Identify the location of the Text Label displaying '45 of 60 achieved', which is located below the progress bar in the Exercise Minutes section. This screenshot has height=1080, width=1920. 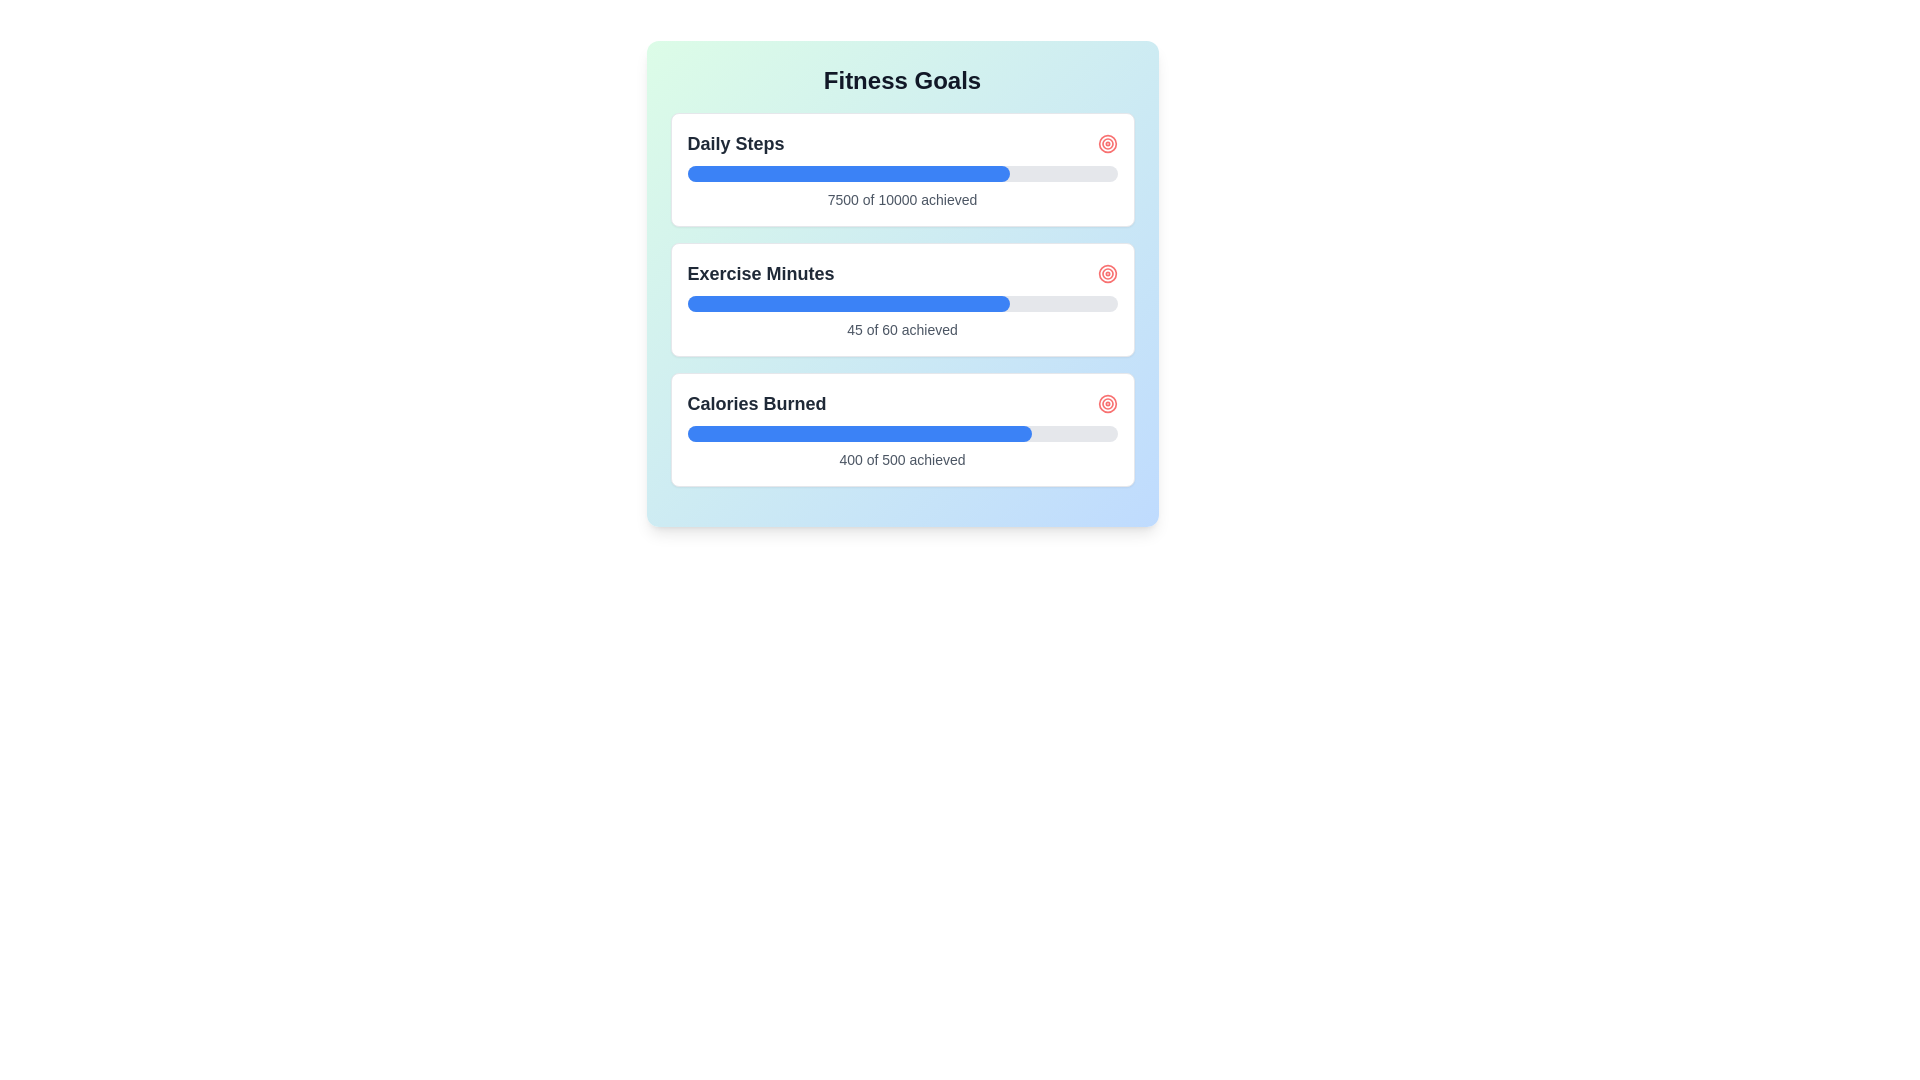
(901, 329).